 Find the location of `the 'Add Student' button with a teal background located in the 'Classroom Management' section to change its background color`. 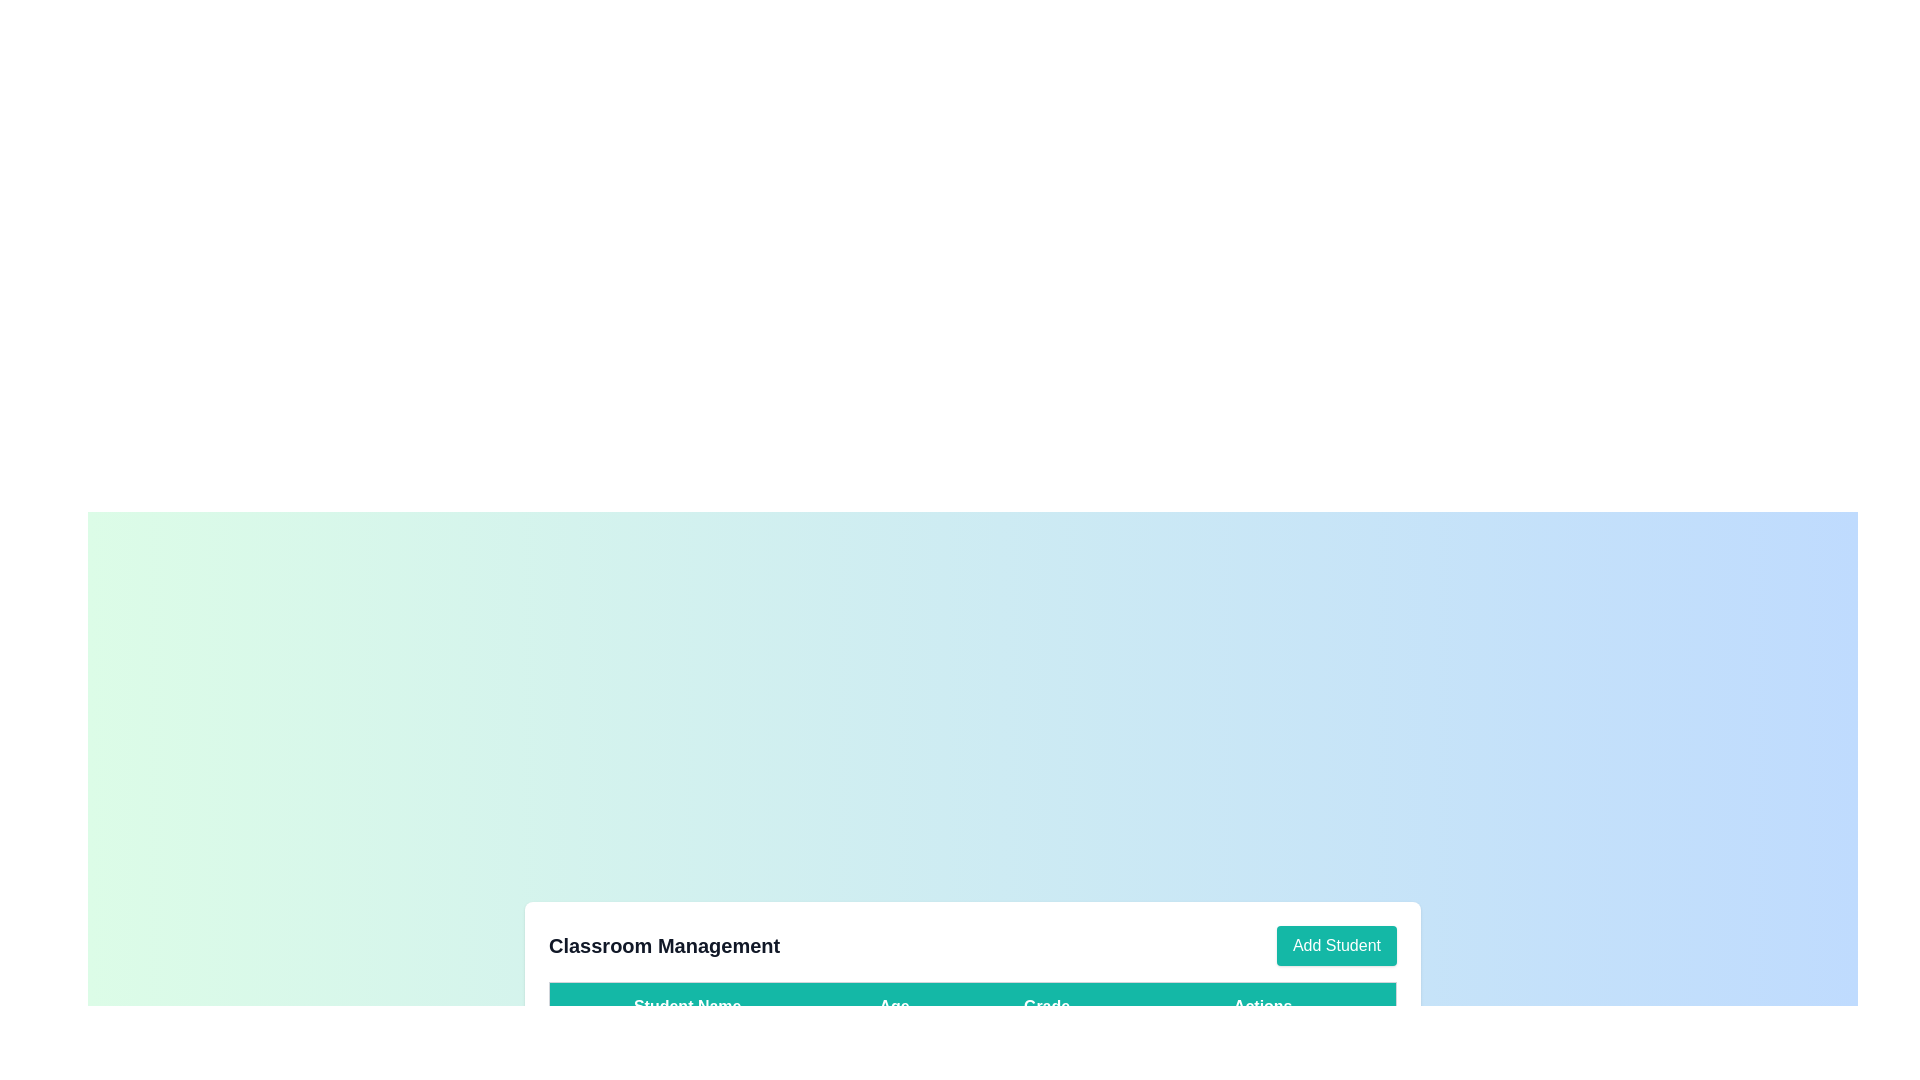

the 'Add Student' button with a teal background located in the 'Classroom Management' section to change its background color is located at coordinates (1336, 945).